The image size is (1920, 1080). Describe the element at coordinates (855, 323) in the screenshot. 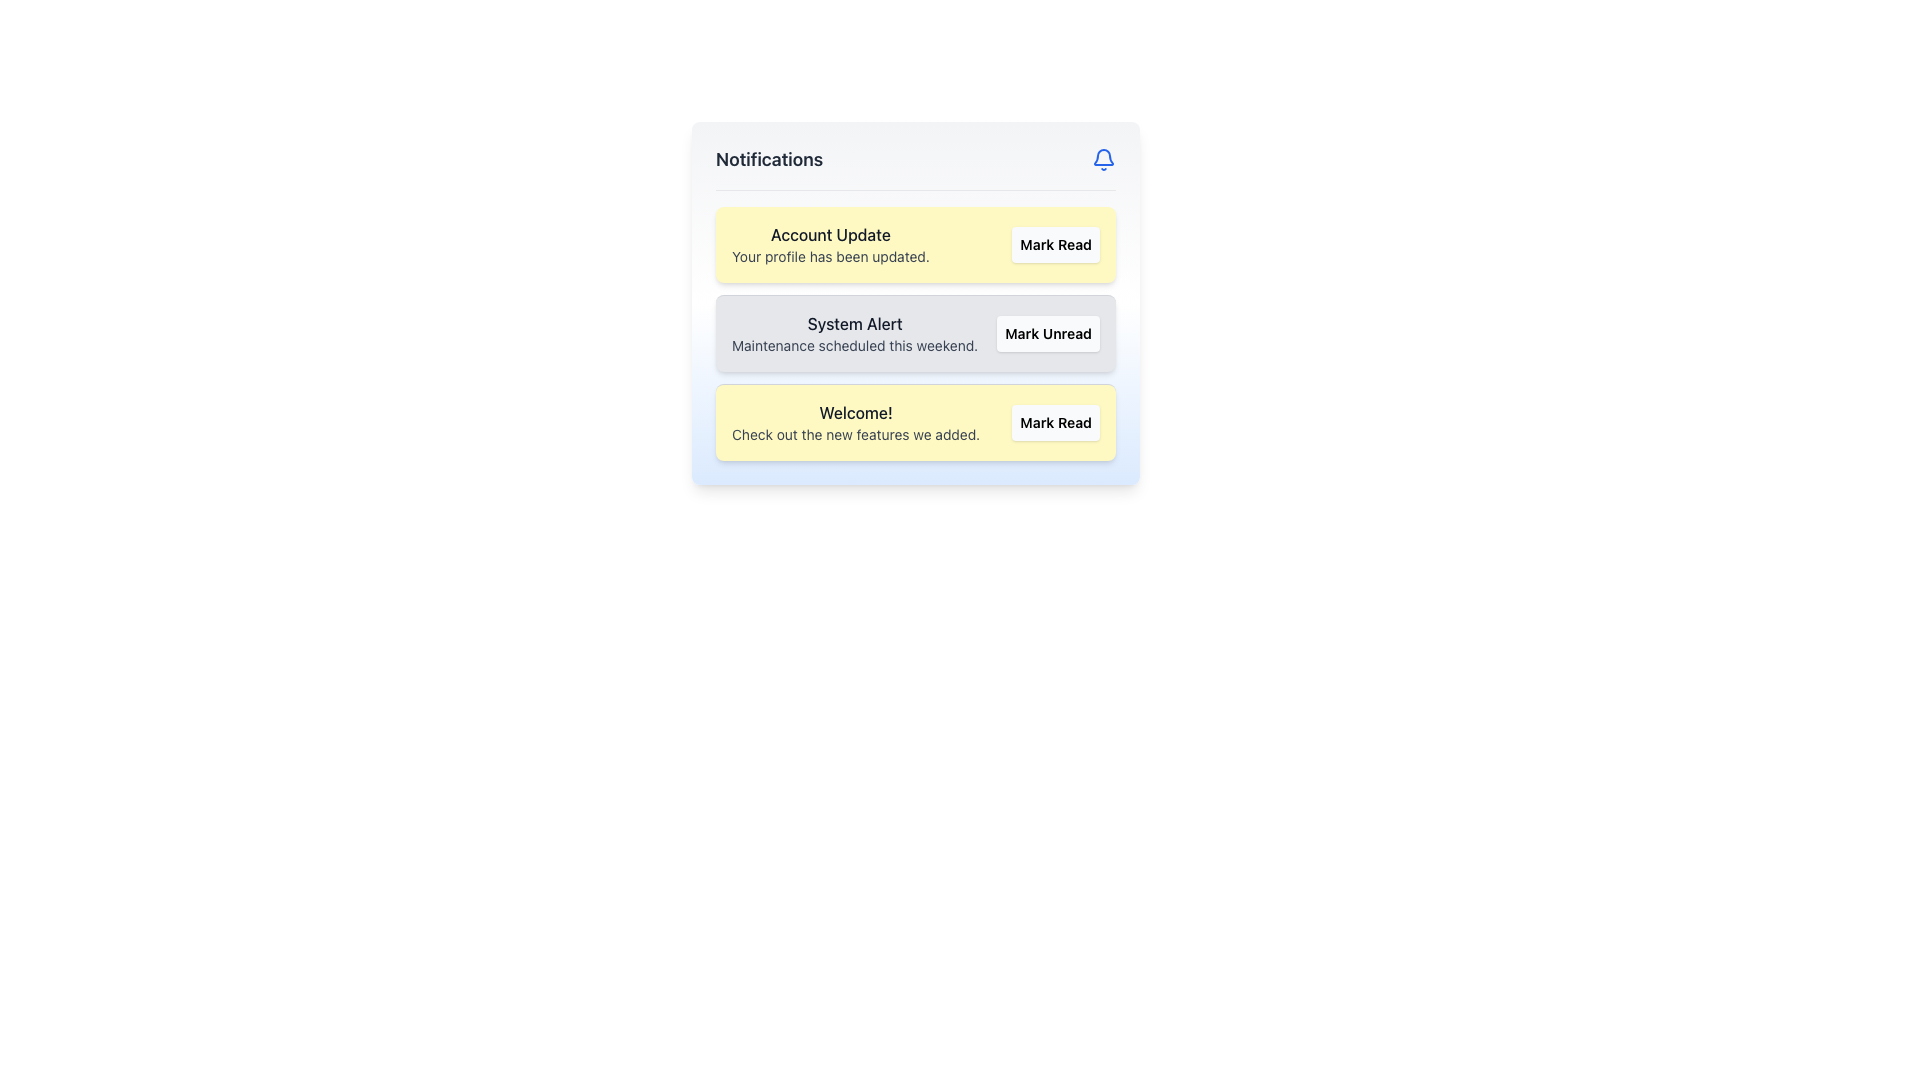

I see `the 'System Alert' text label, which is styled with a medium font weight and grayish-black color, located in the second notification block above the description 'Maintenance scheduled this weekend.'` at that location.